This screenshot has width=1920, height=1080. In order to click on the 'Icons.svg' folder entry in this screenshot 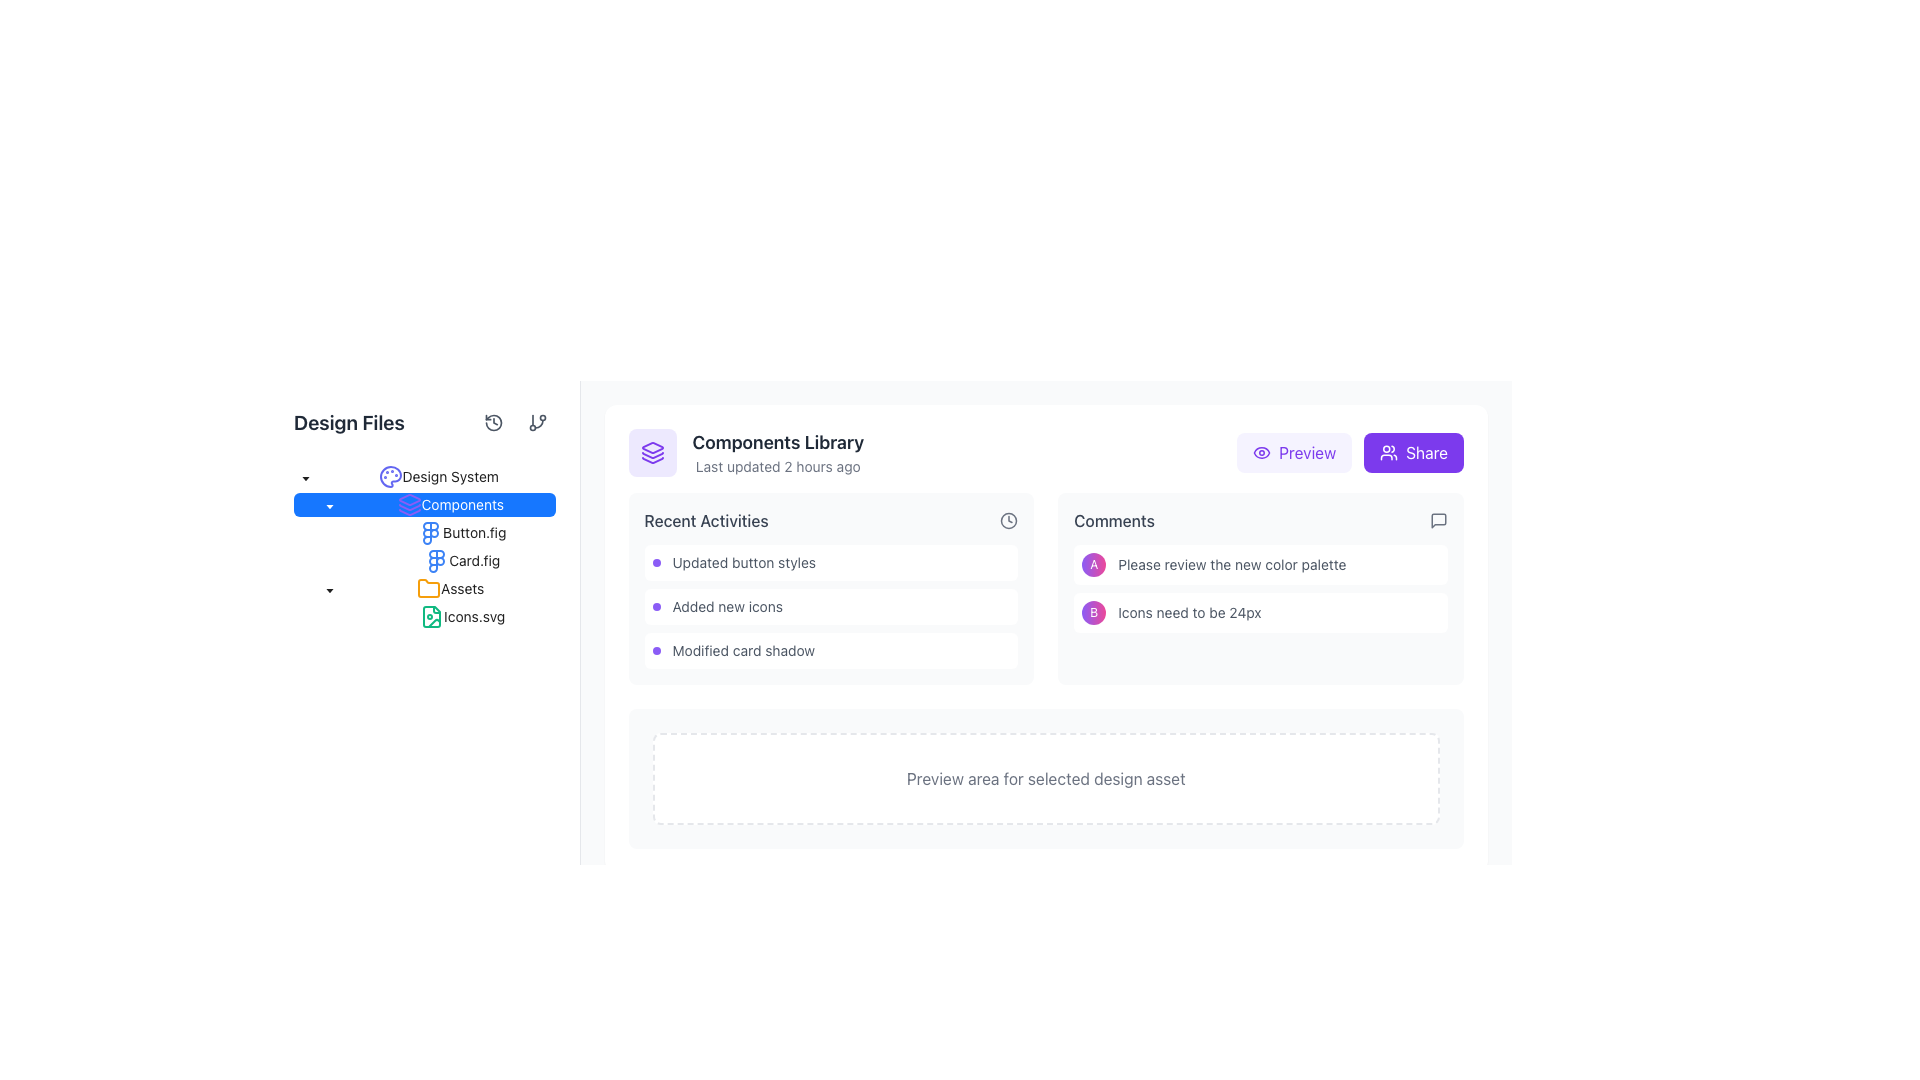, I will do `click(461, 616)`.